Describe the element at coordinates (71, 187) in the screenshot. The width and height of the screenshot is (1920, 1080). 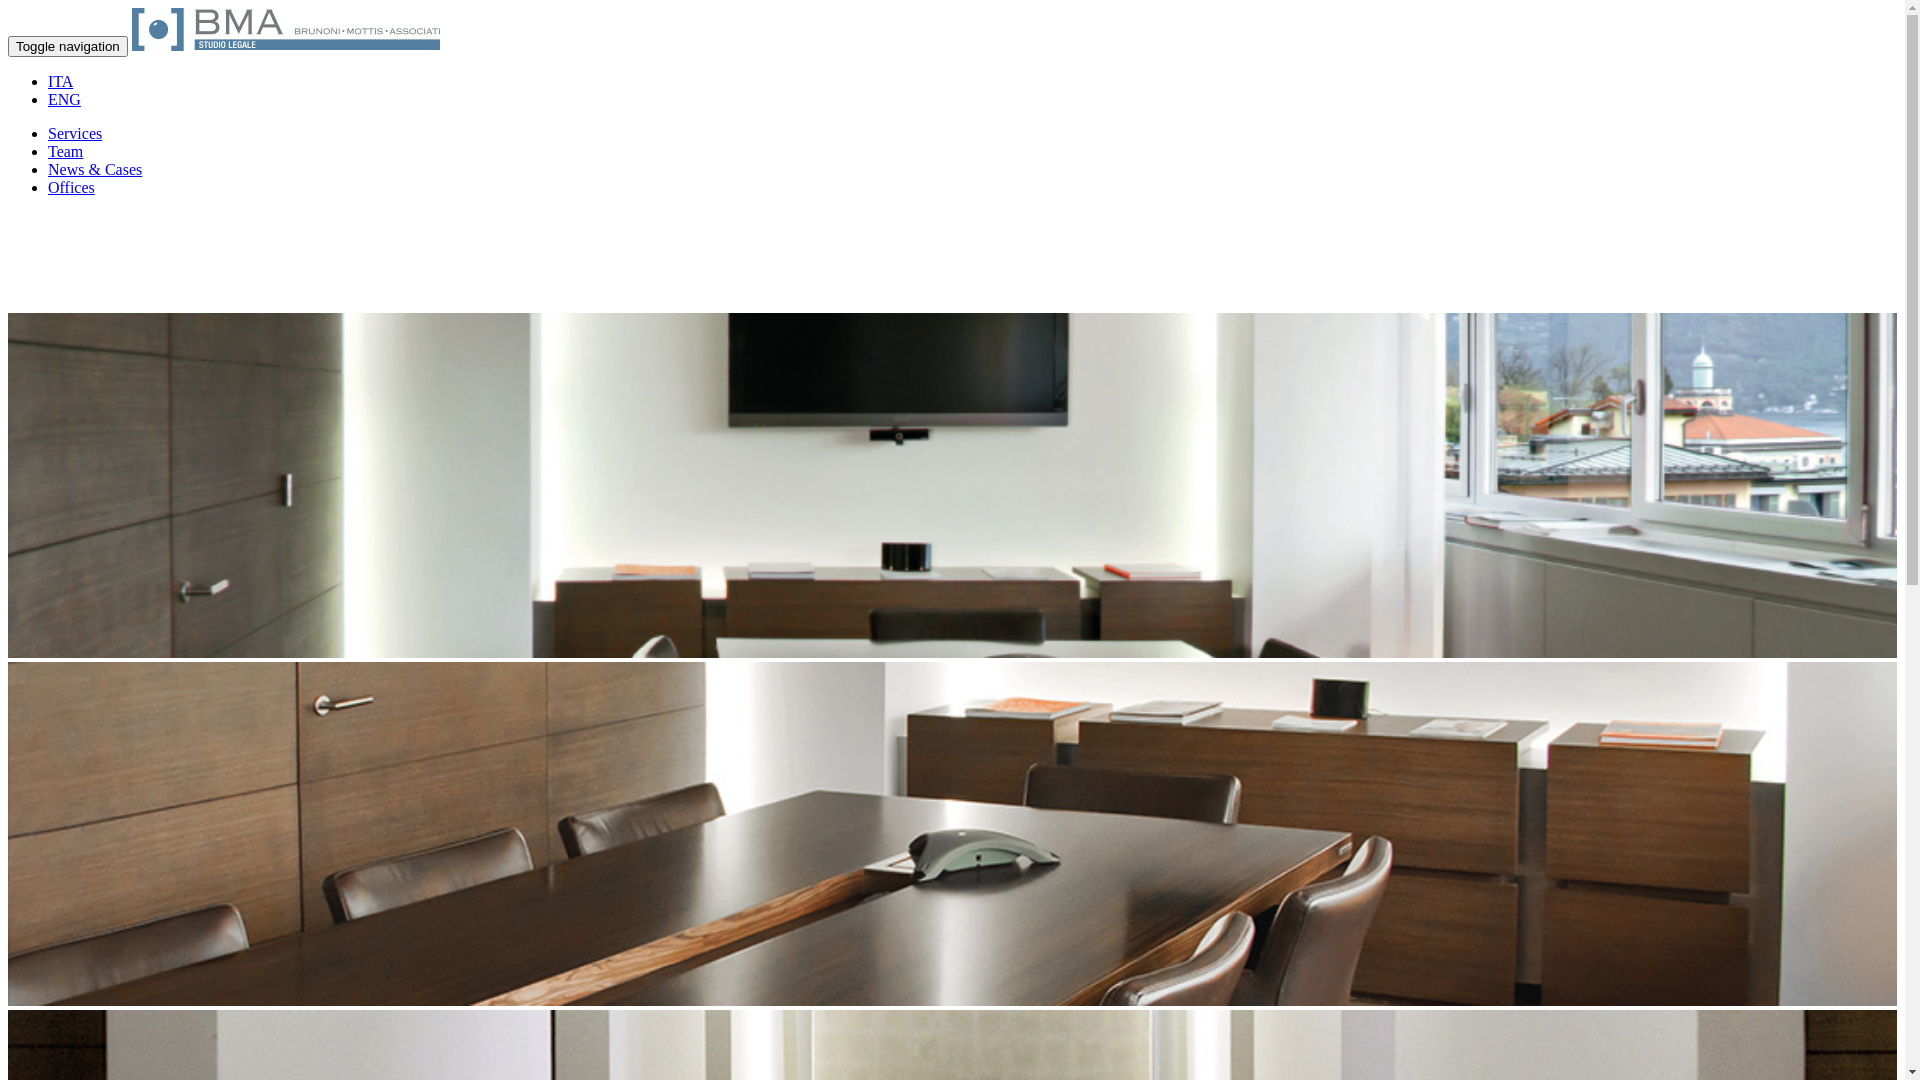
I see `'Offices'` at that location.